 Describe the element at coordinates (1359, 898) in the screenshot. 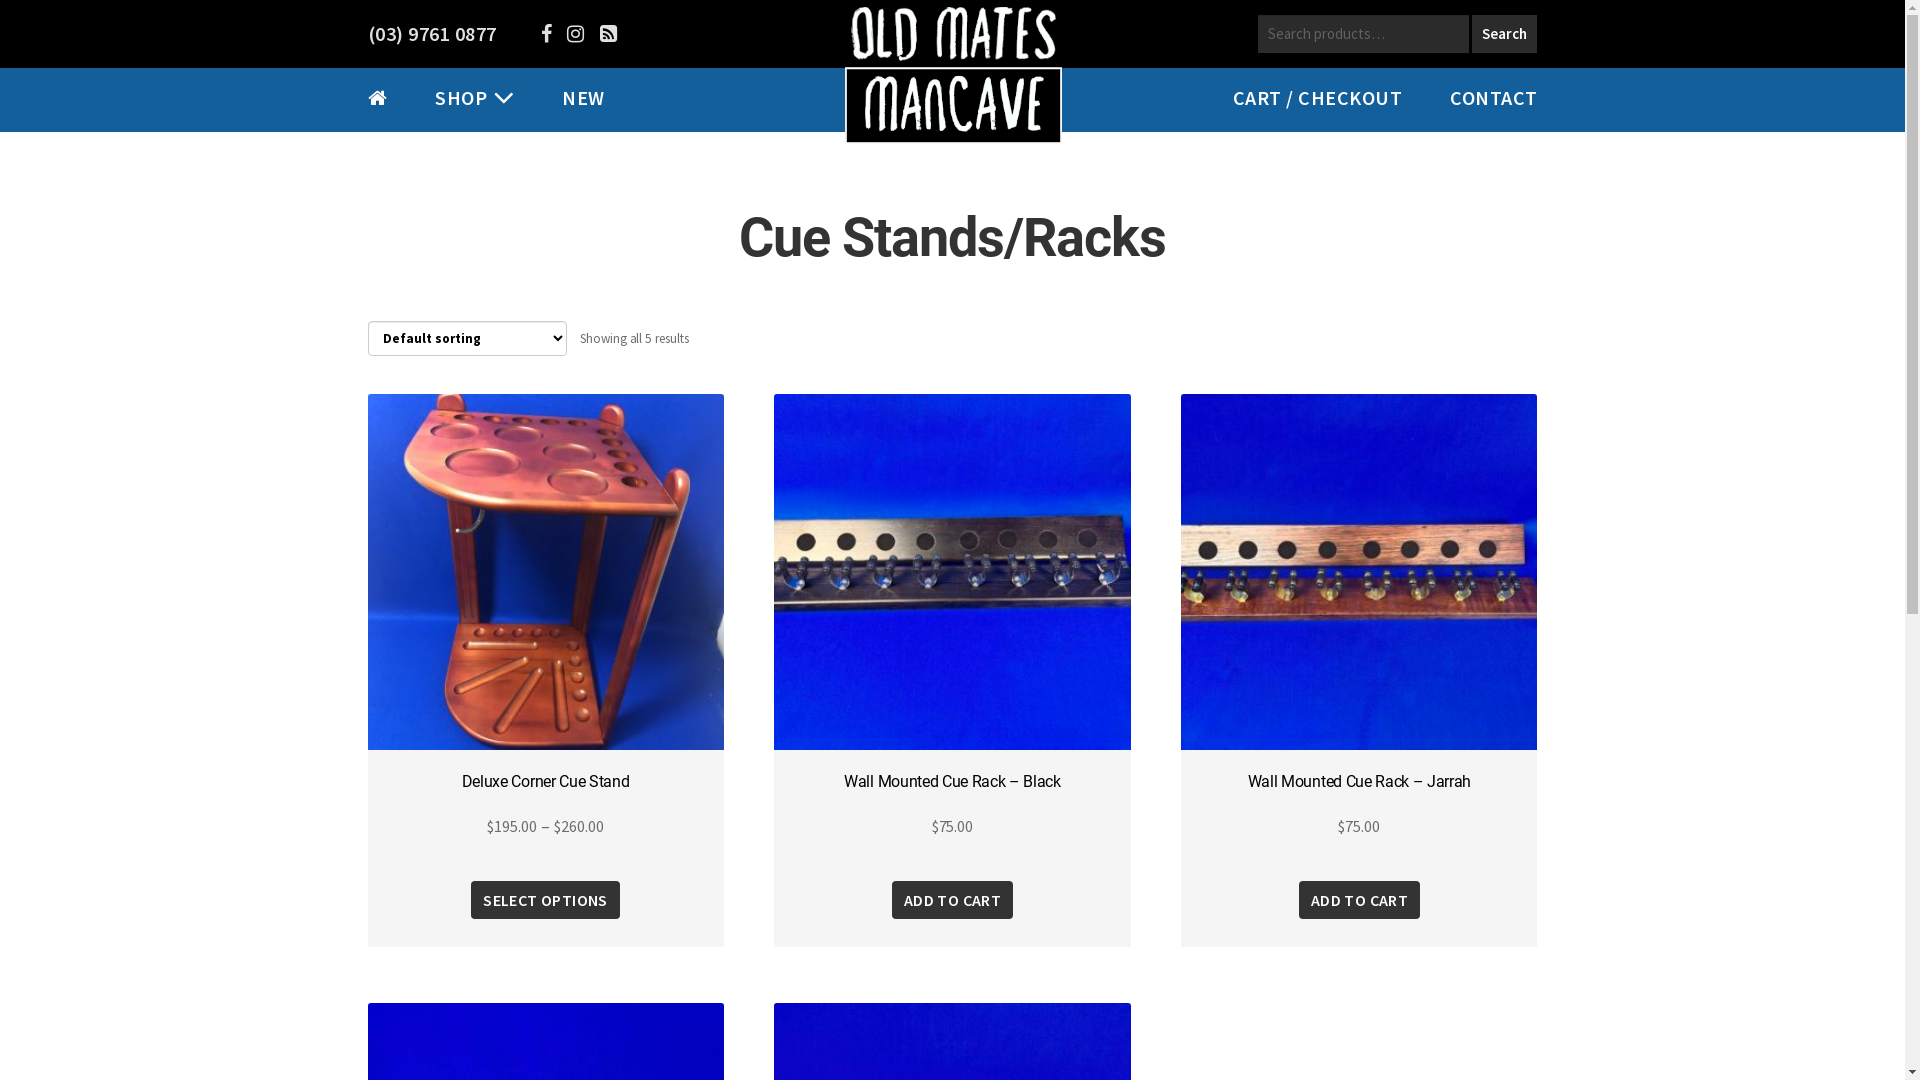

I see `'ADD TO CART'` at that location.